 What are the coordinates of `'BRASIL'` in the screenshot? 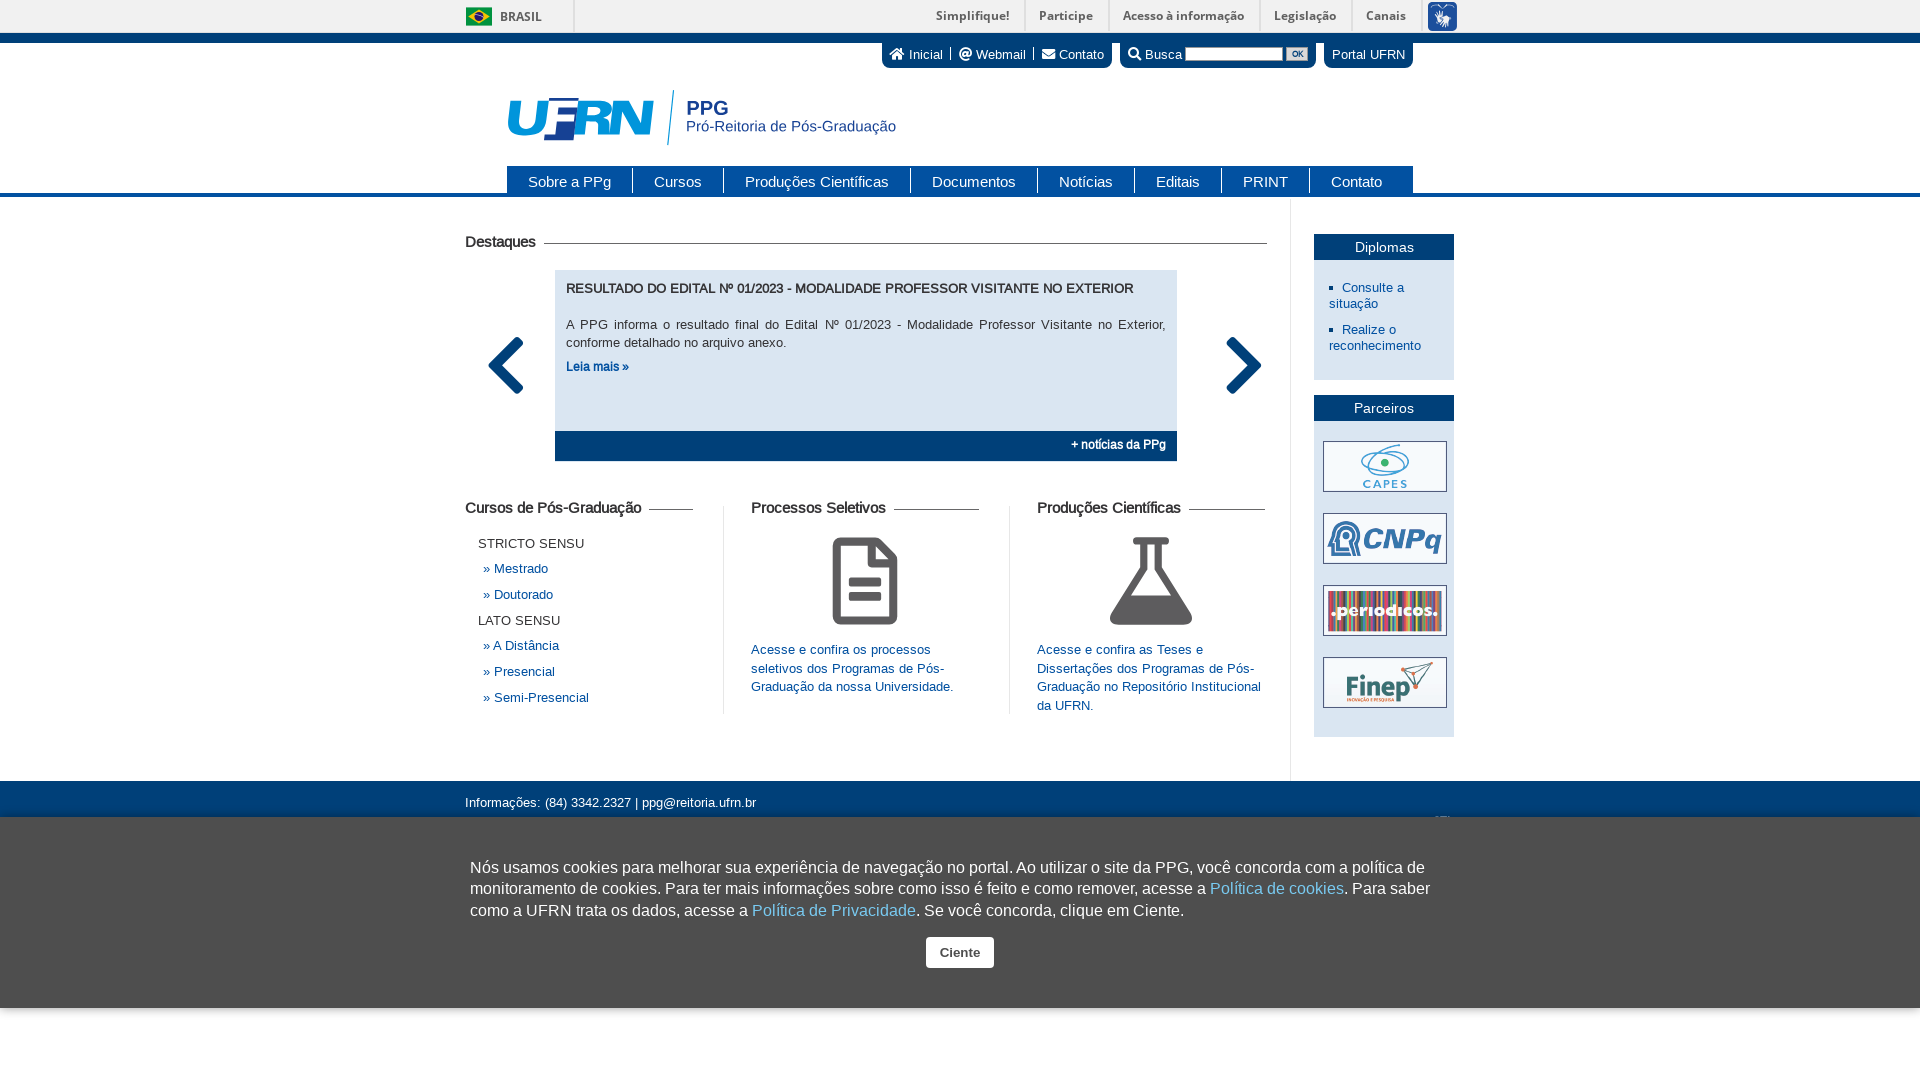 It's located at (500, 16).